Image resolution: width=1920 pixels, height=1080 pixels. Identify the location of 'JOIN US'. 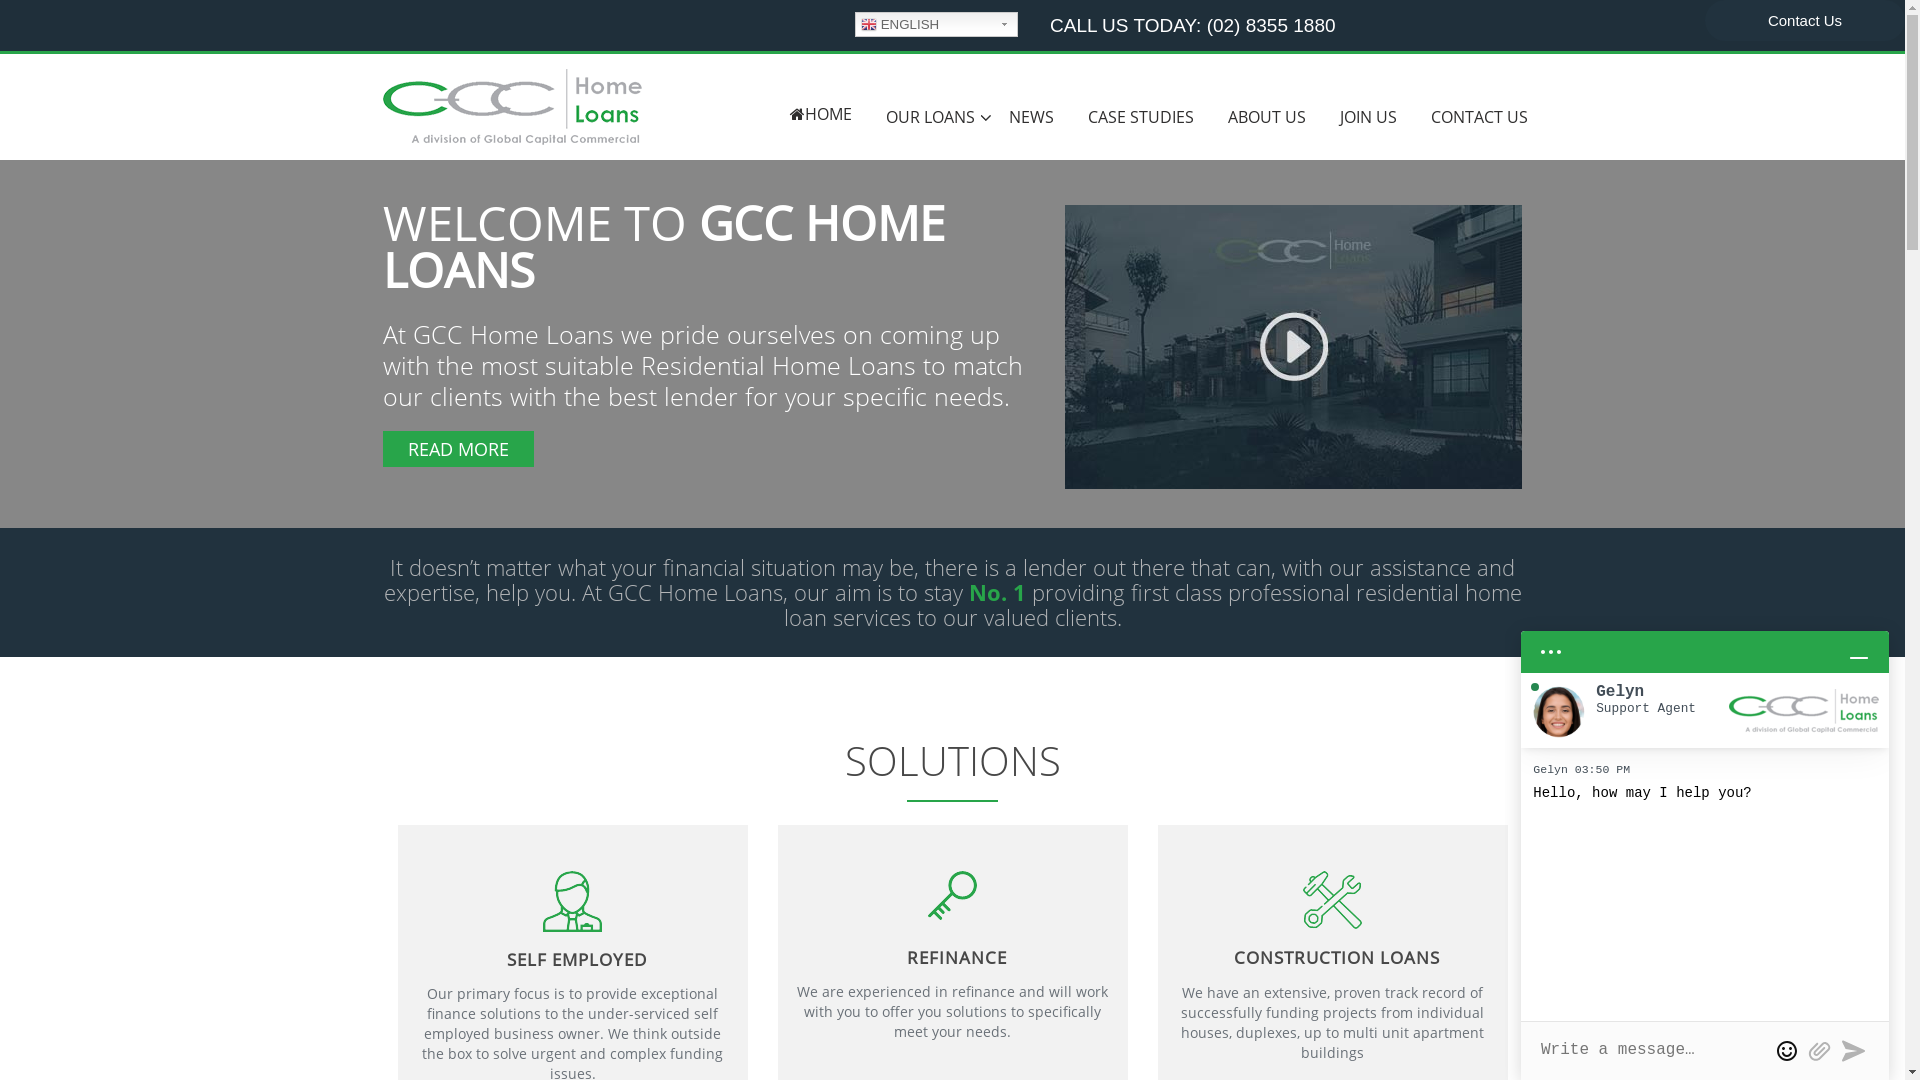
(1366, 117).